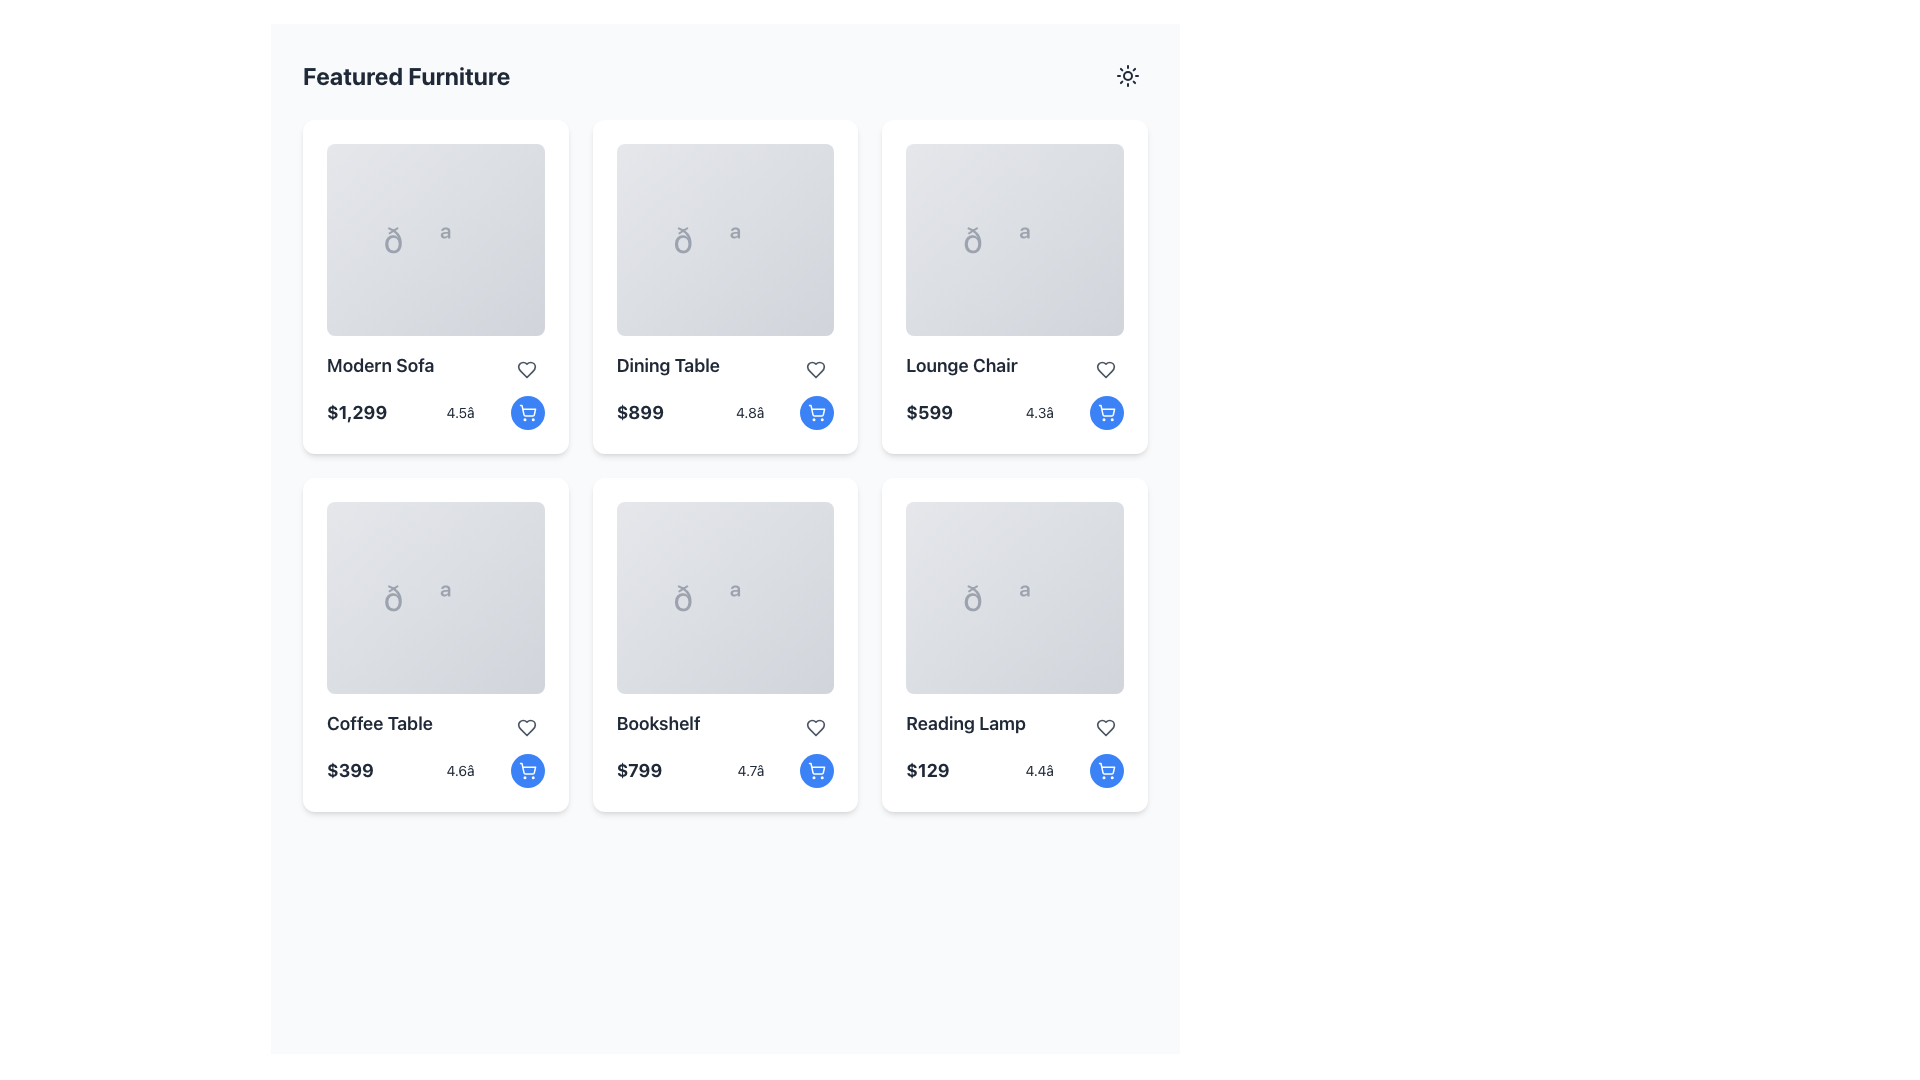 This screenshot has width=1920, height=1080. Describe the element at coordinates (1015, 370) in the screenshot. I see `the product name 'Lounge Chair' displayed in the third product card of the first row` at that location.